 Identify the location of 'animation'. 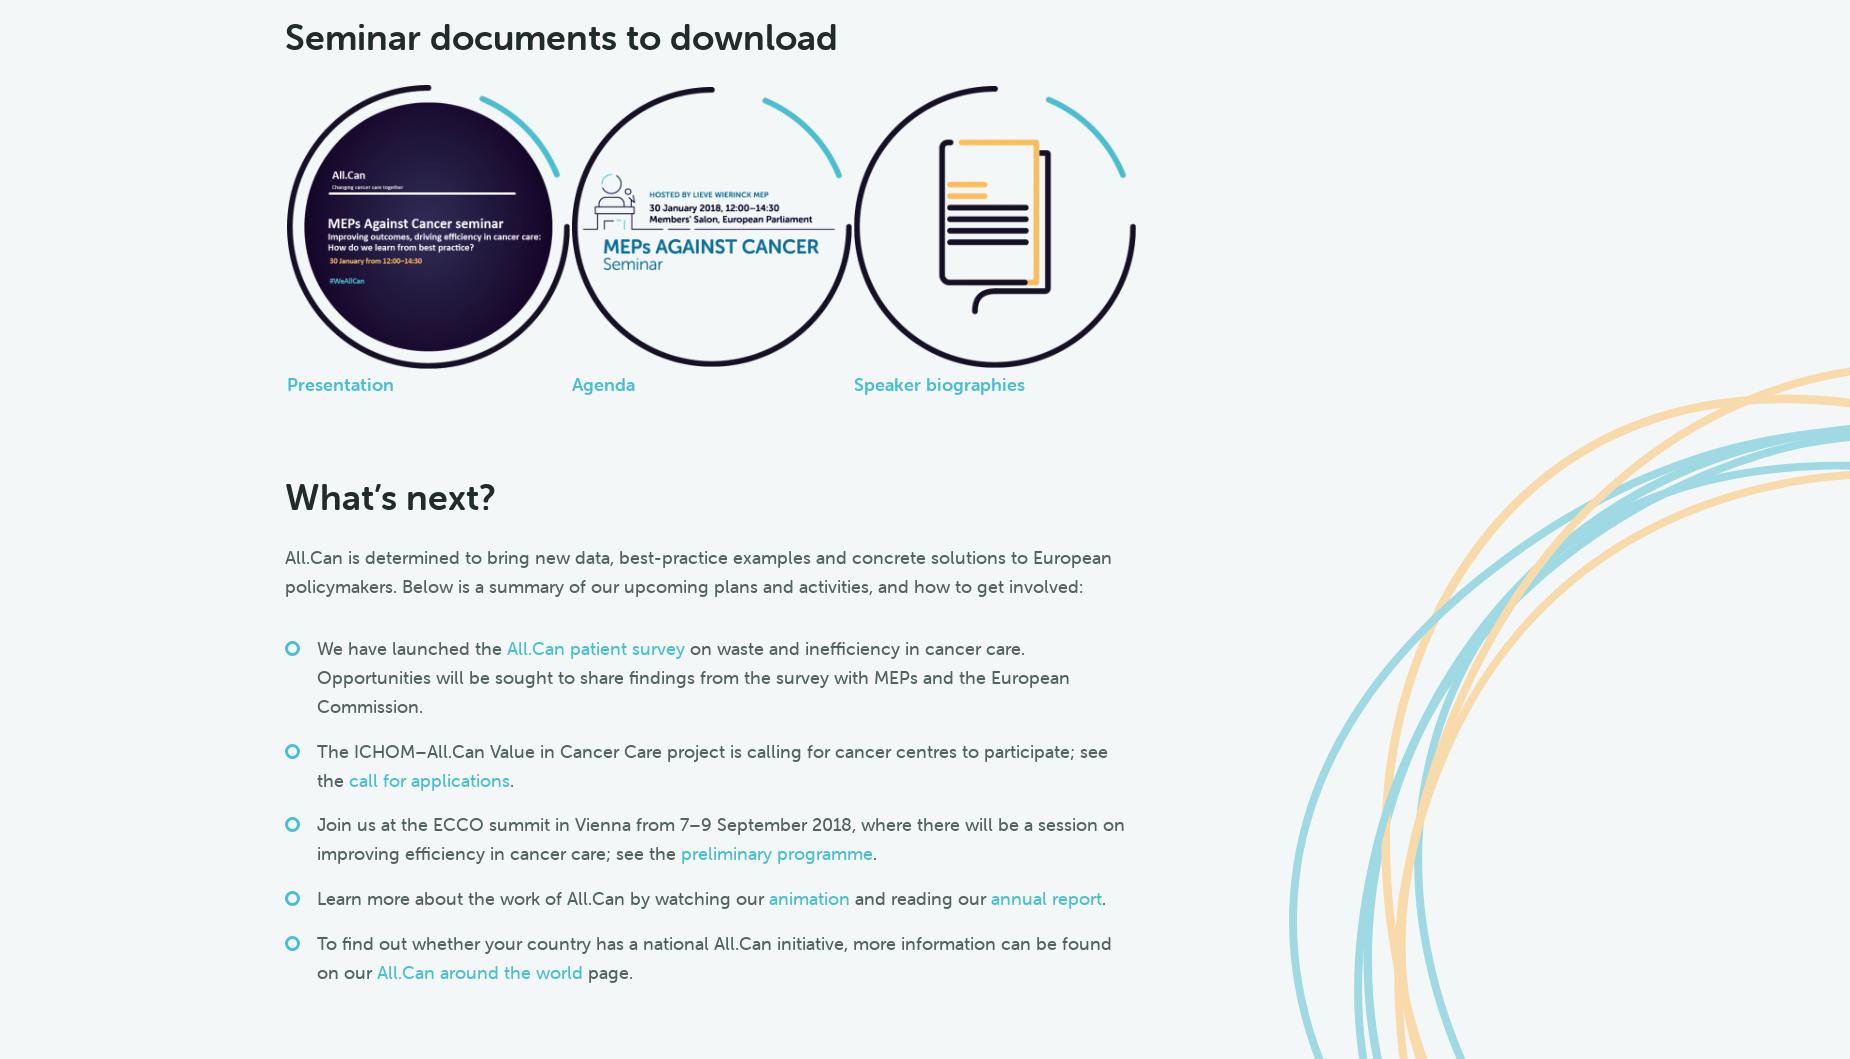
(767, 897).